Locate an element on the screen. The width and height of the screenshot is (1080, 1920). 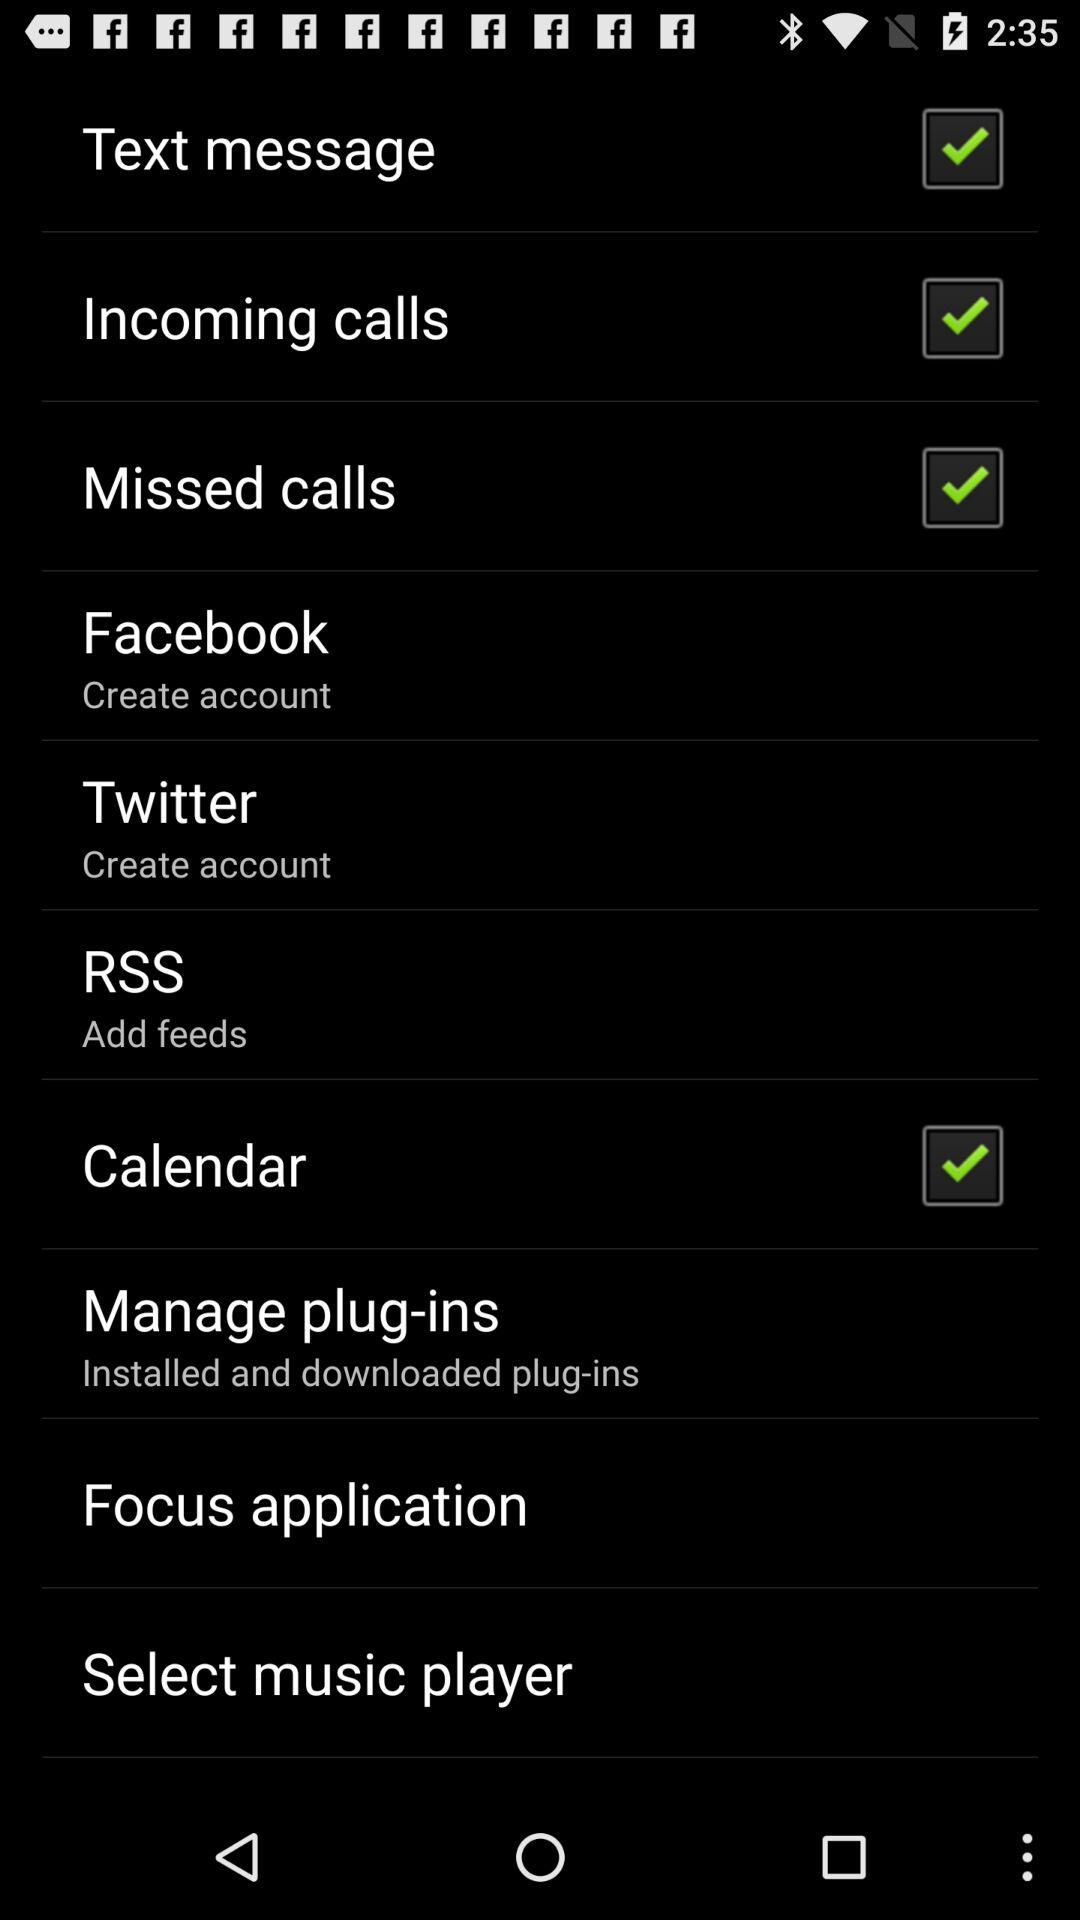
add feeds item is located at coordinates (163, 1032).